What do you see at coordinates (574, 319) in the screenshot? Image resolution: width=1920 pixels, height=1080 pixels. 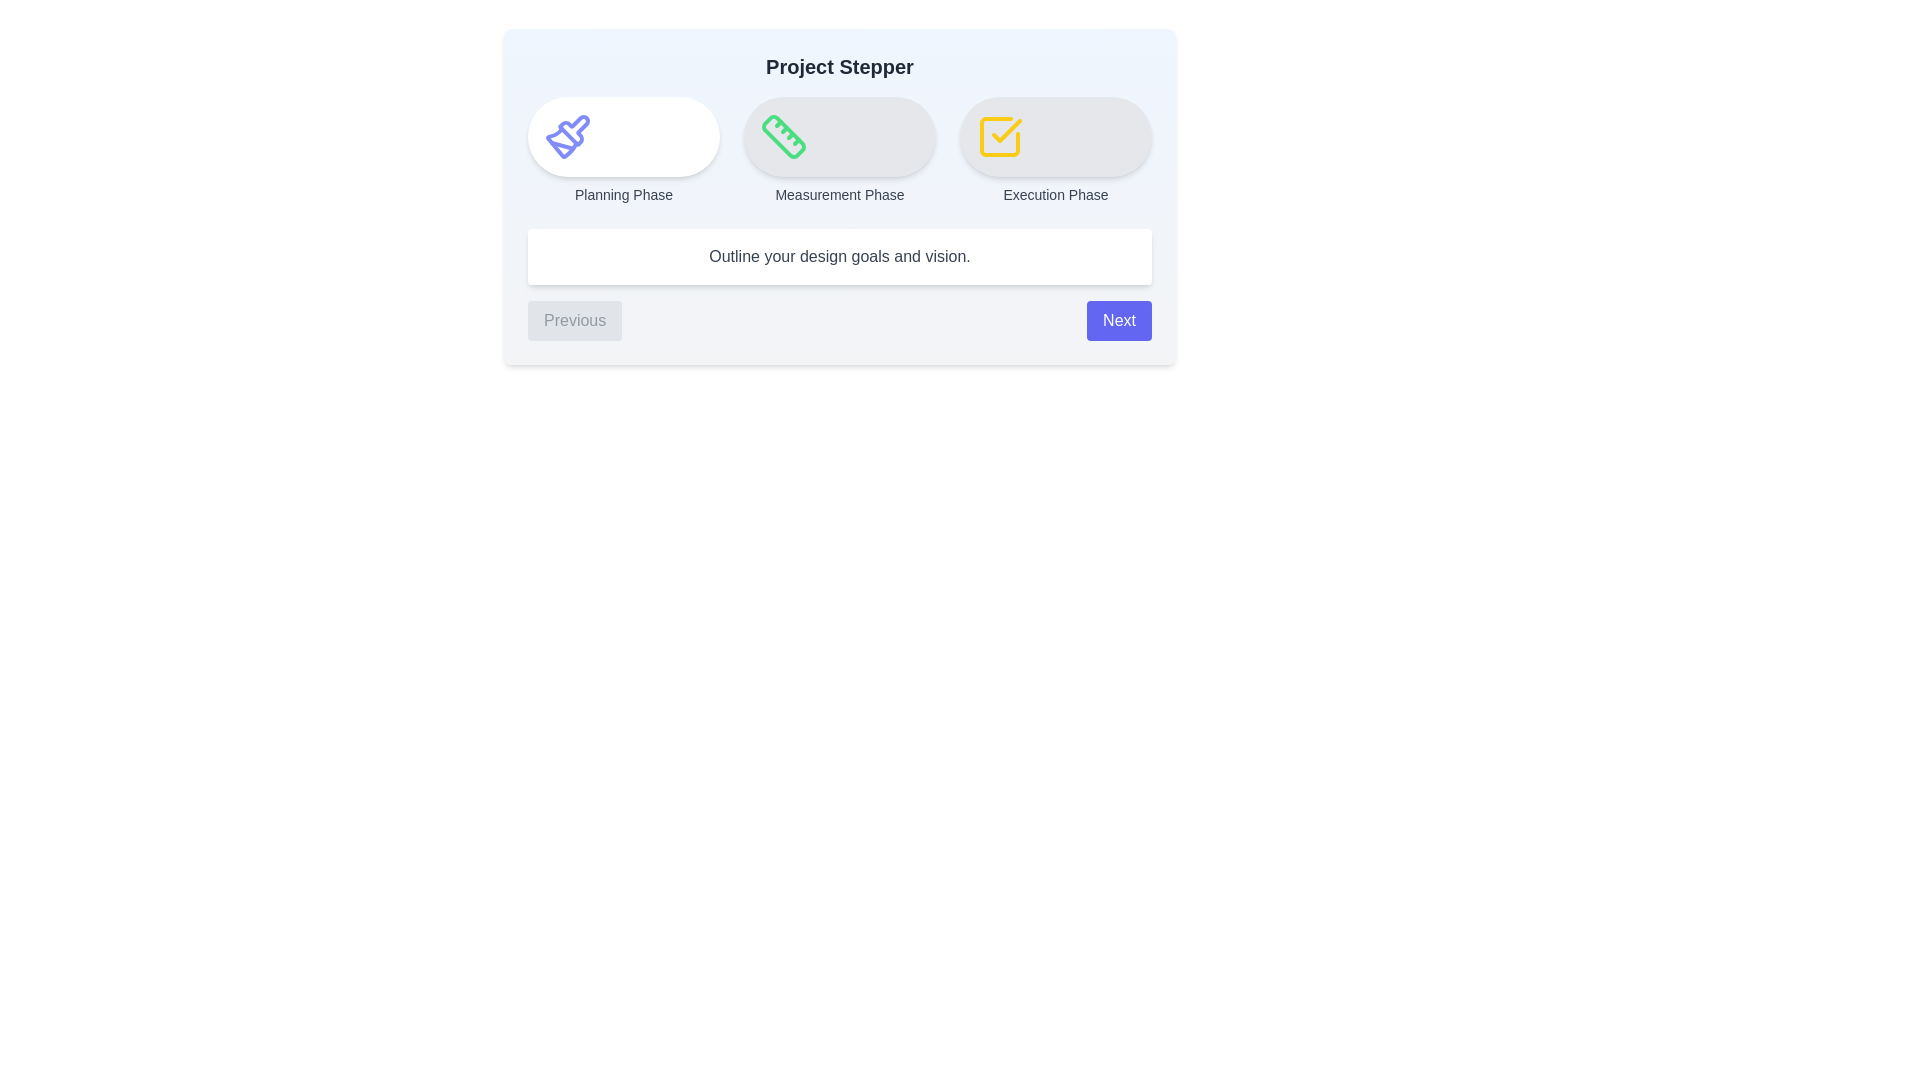 I see `the 'Previous' button to navigate to the previous step` at bounding box center [574, 319].